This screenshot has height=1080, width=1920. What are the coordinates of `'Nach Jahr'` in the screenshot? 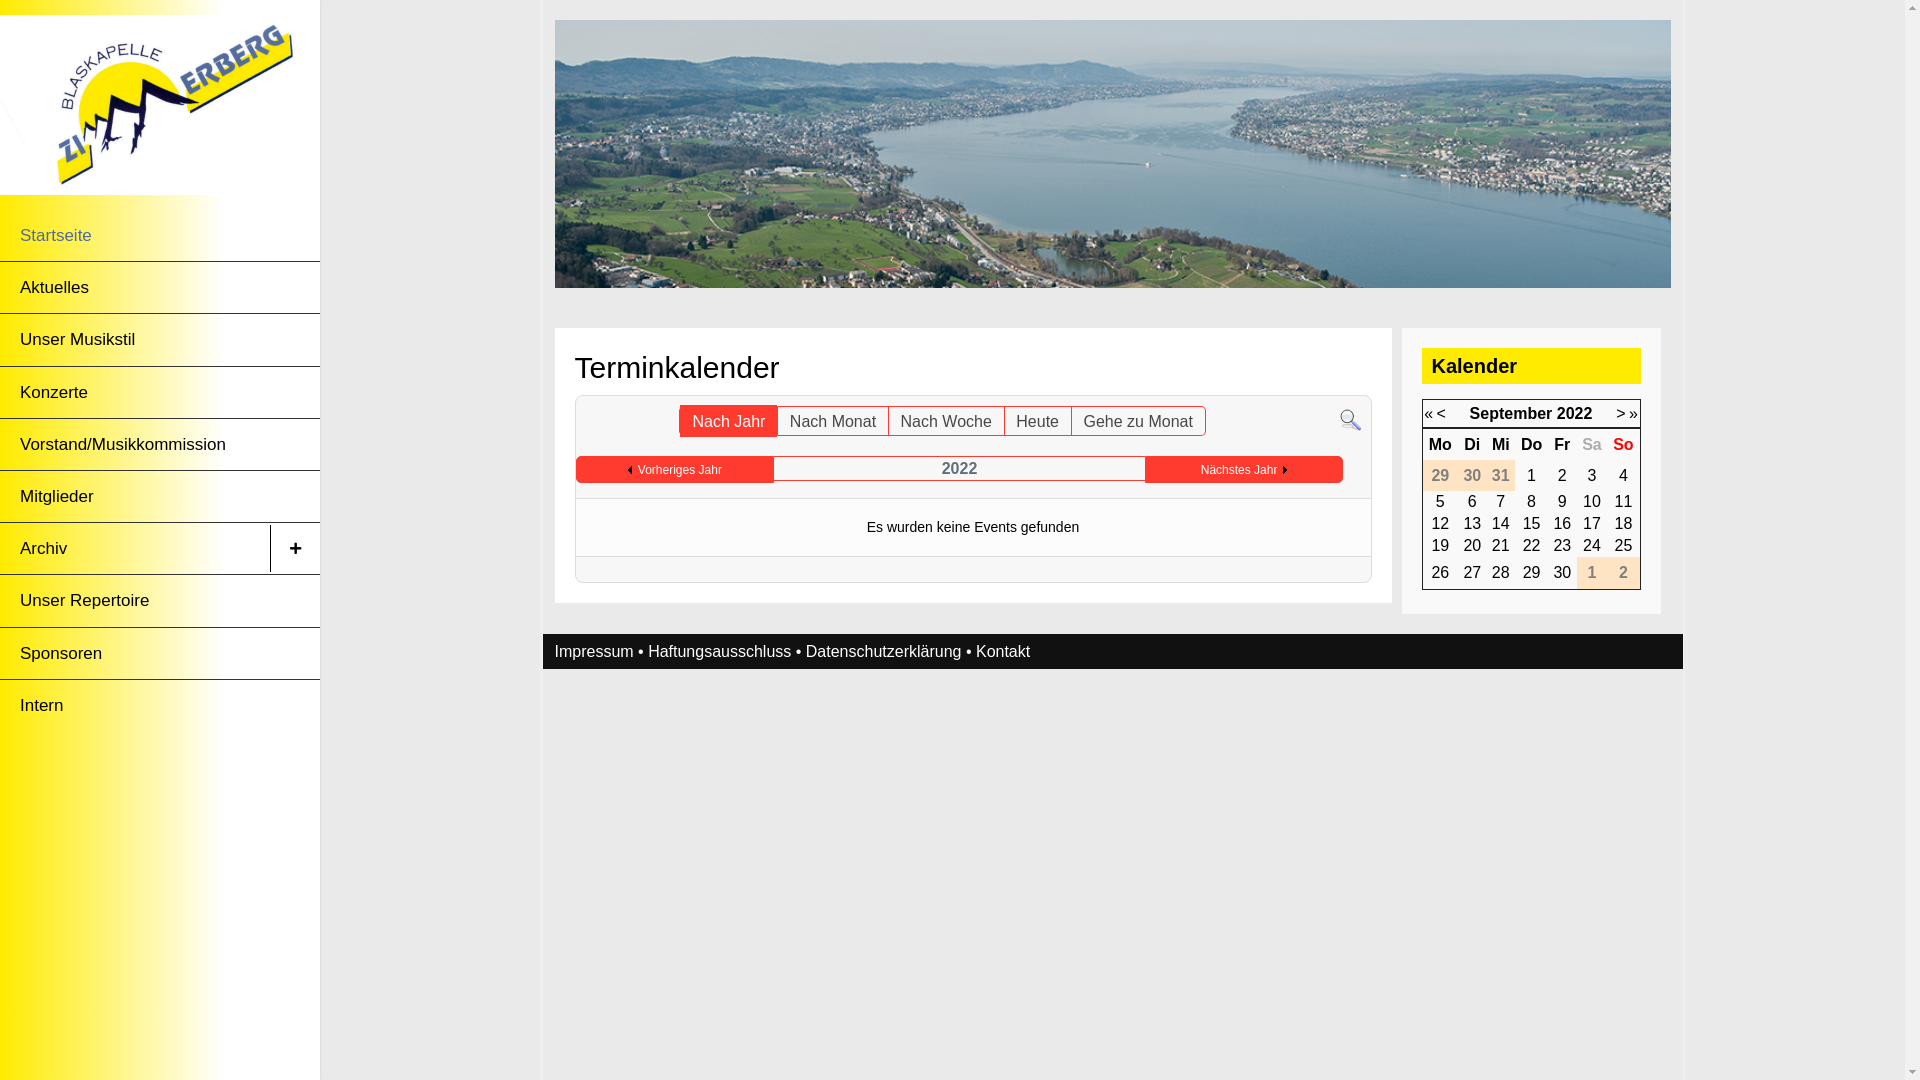 It's located at (727, 419).